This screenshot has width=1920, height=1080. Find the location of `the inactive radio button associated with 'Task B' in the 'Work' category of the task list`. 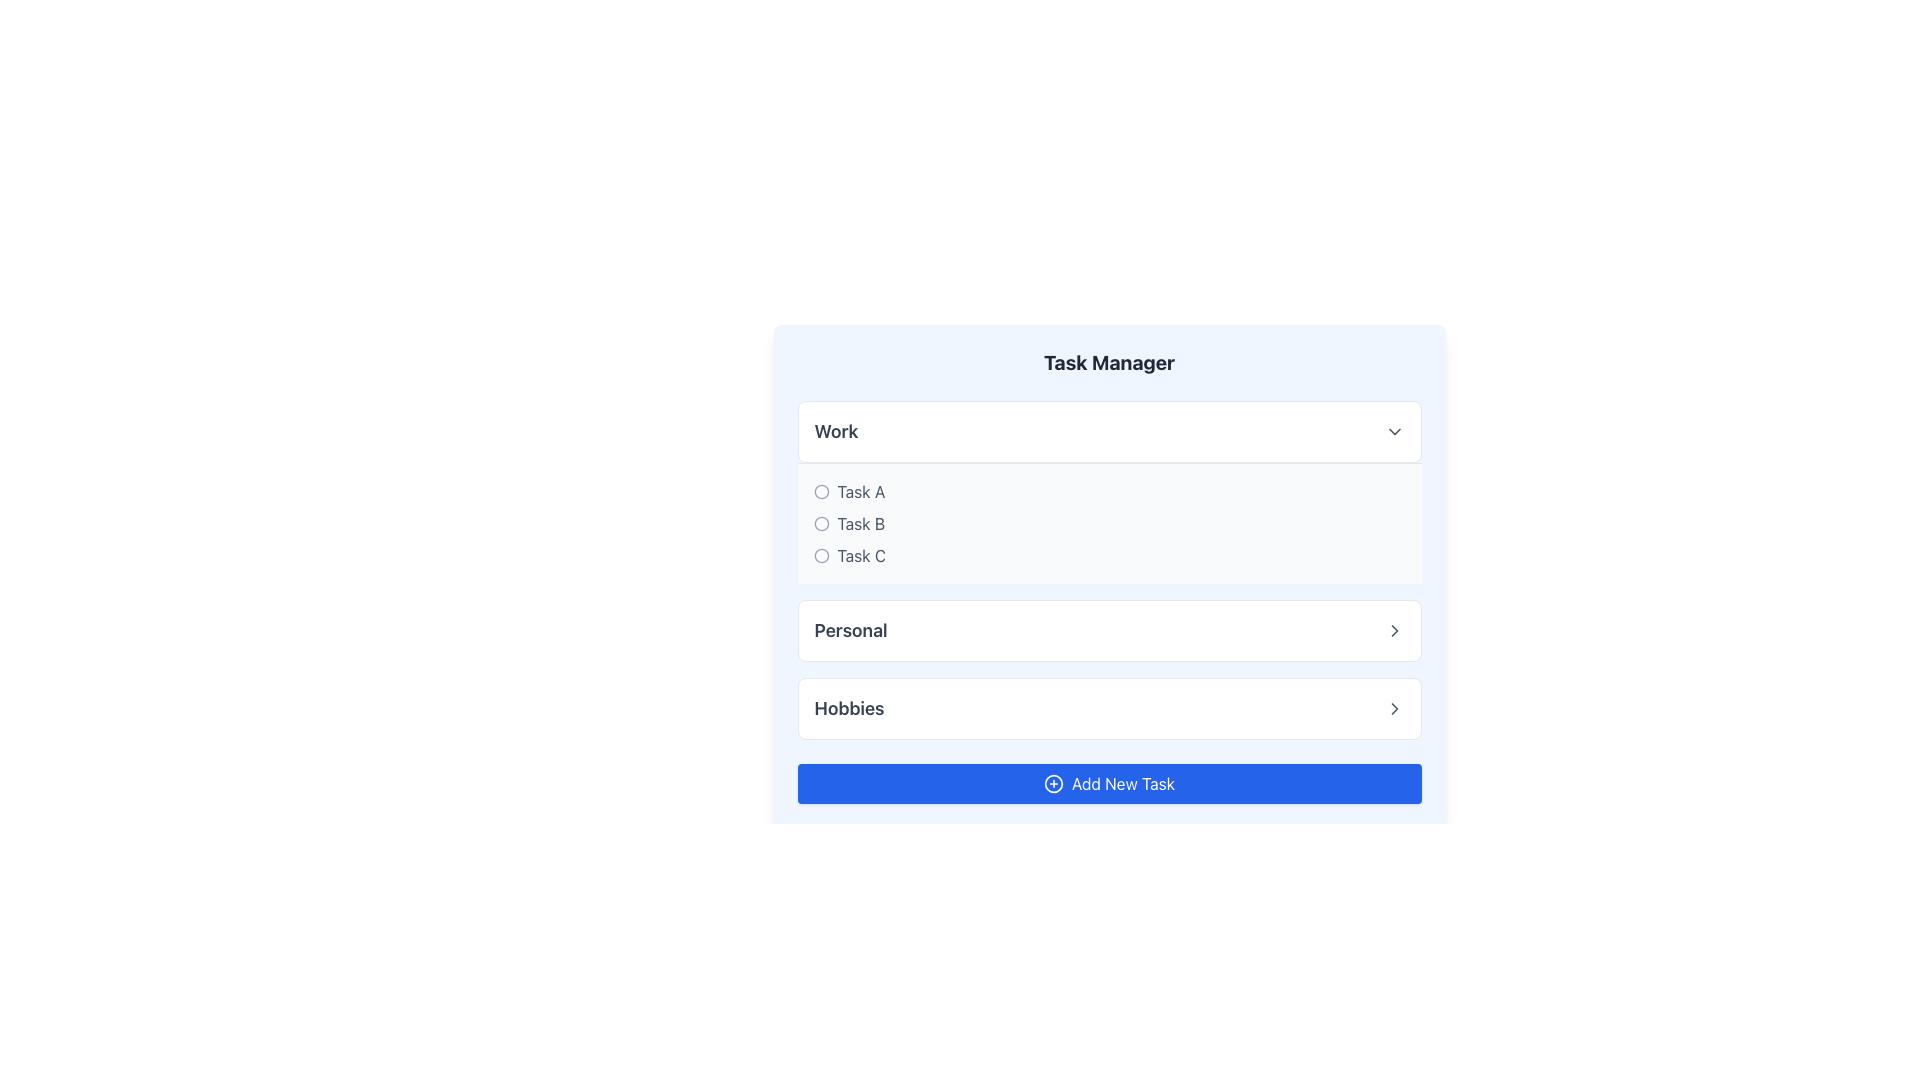

the inactive radio button associated with 'Task B' in the 'Work' category of the task list is located at coordinates (821, 523).